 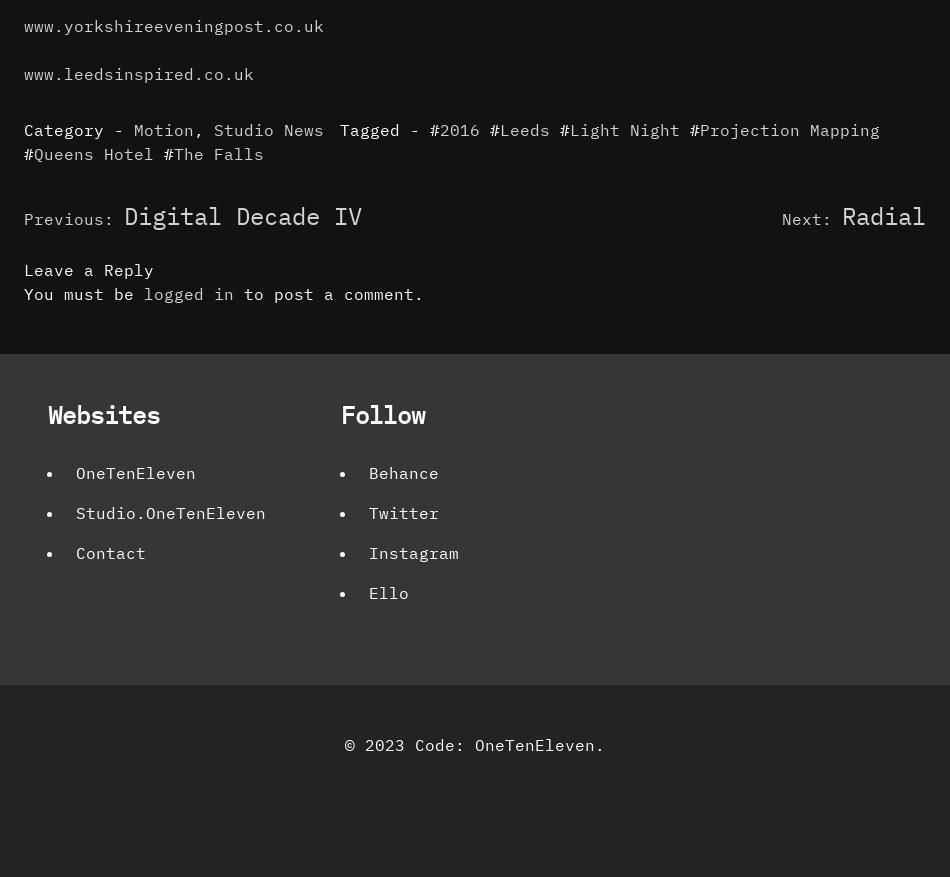 What do you see at coordinates (806, 217) in the screenshot?
I see `'Next:'` at bounding box center [806, 217].